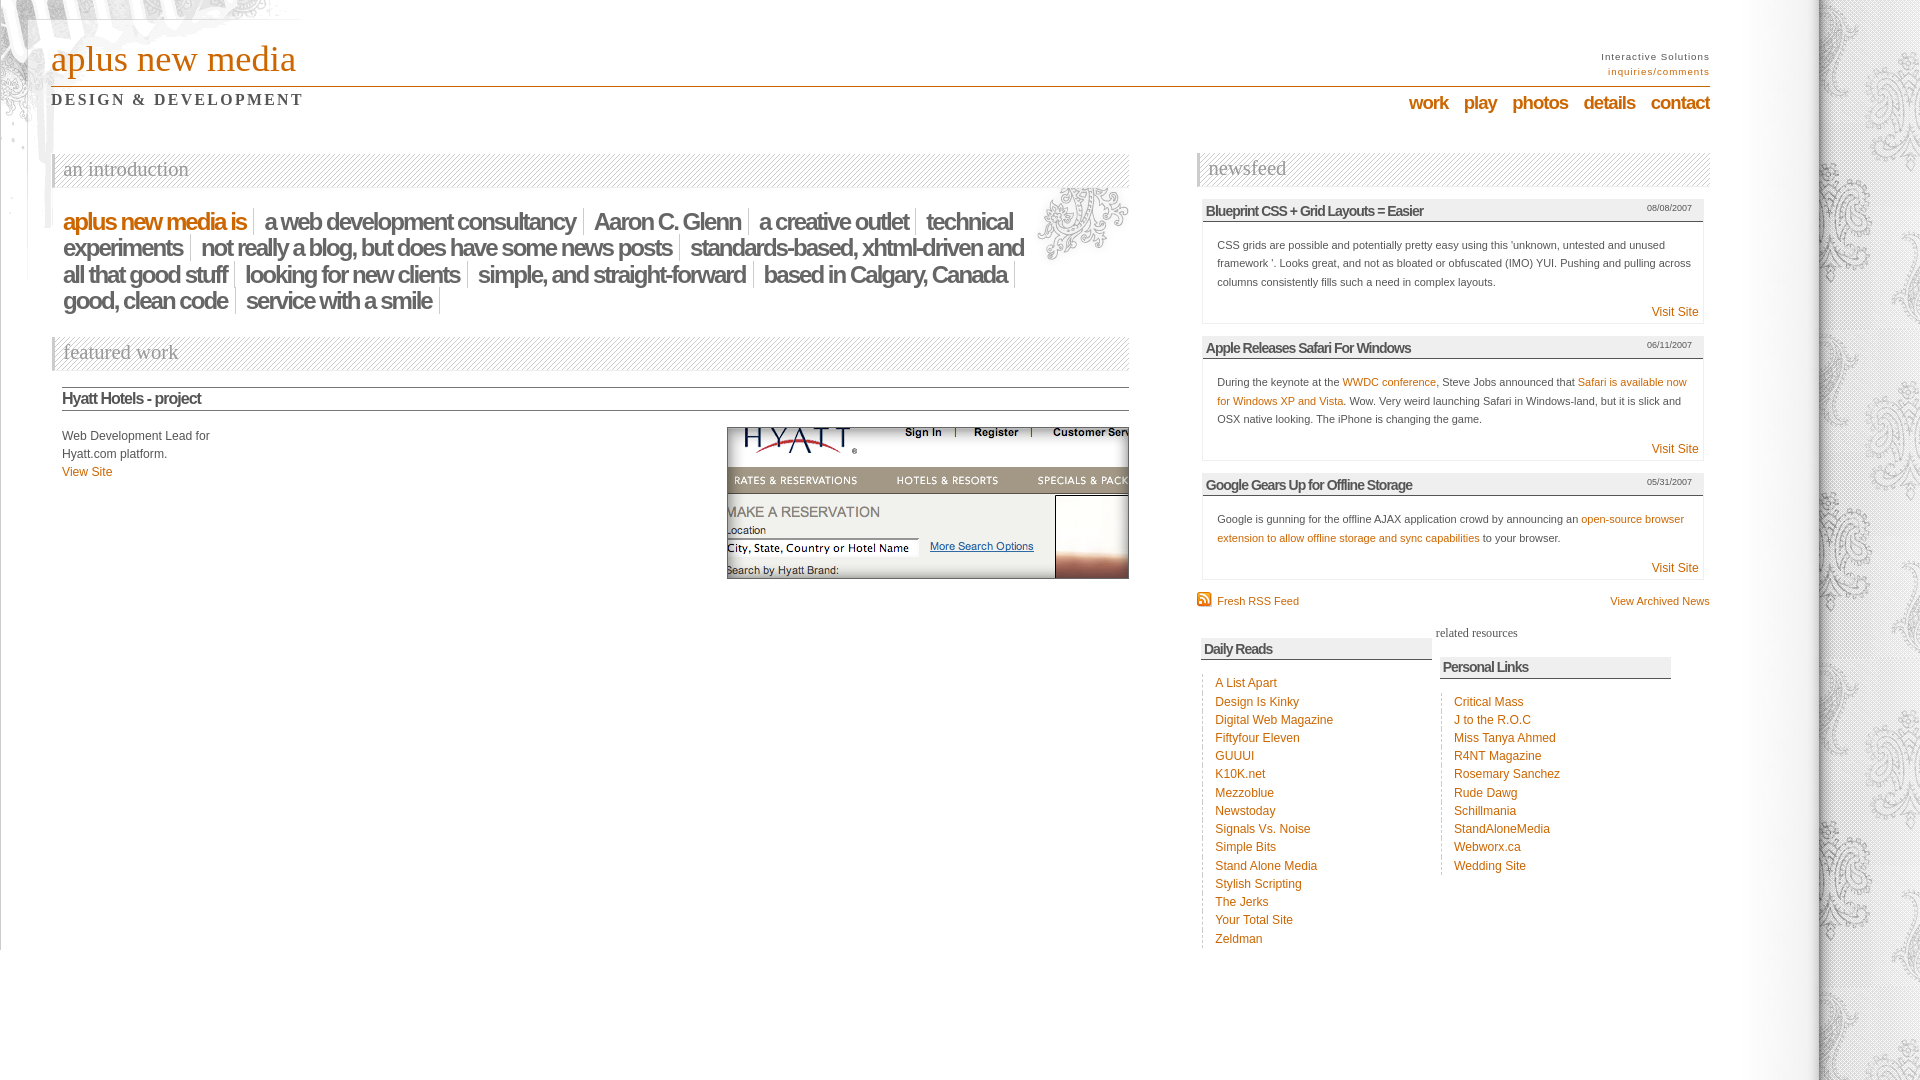 Image resolution: width=1920 pixels, height=1080 pixels. What do you see at coordinates (1554, 737) in the screenshot?
I see `'Miss Tanya Ahmed'` at bounding box center [1554, 737].